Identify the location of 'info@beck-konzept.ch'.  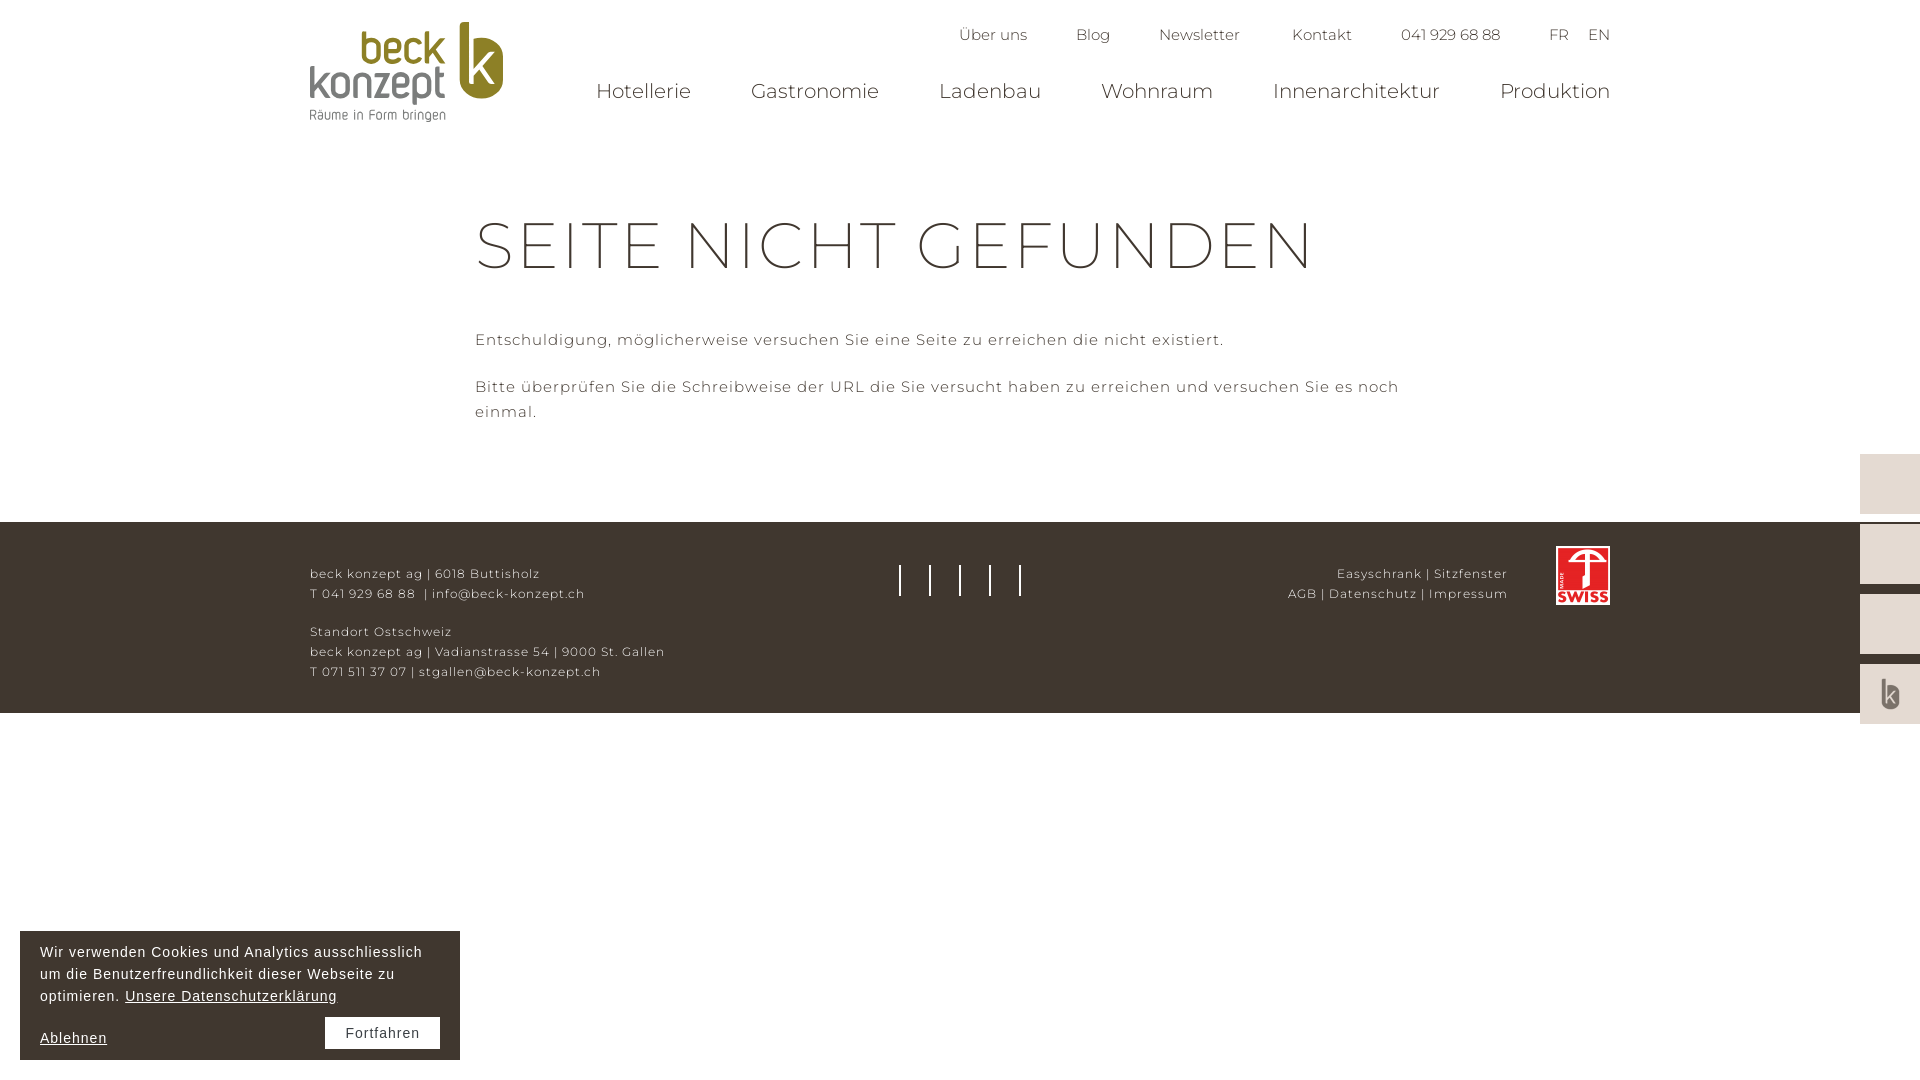
(508, 592).